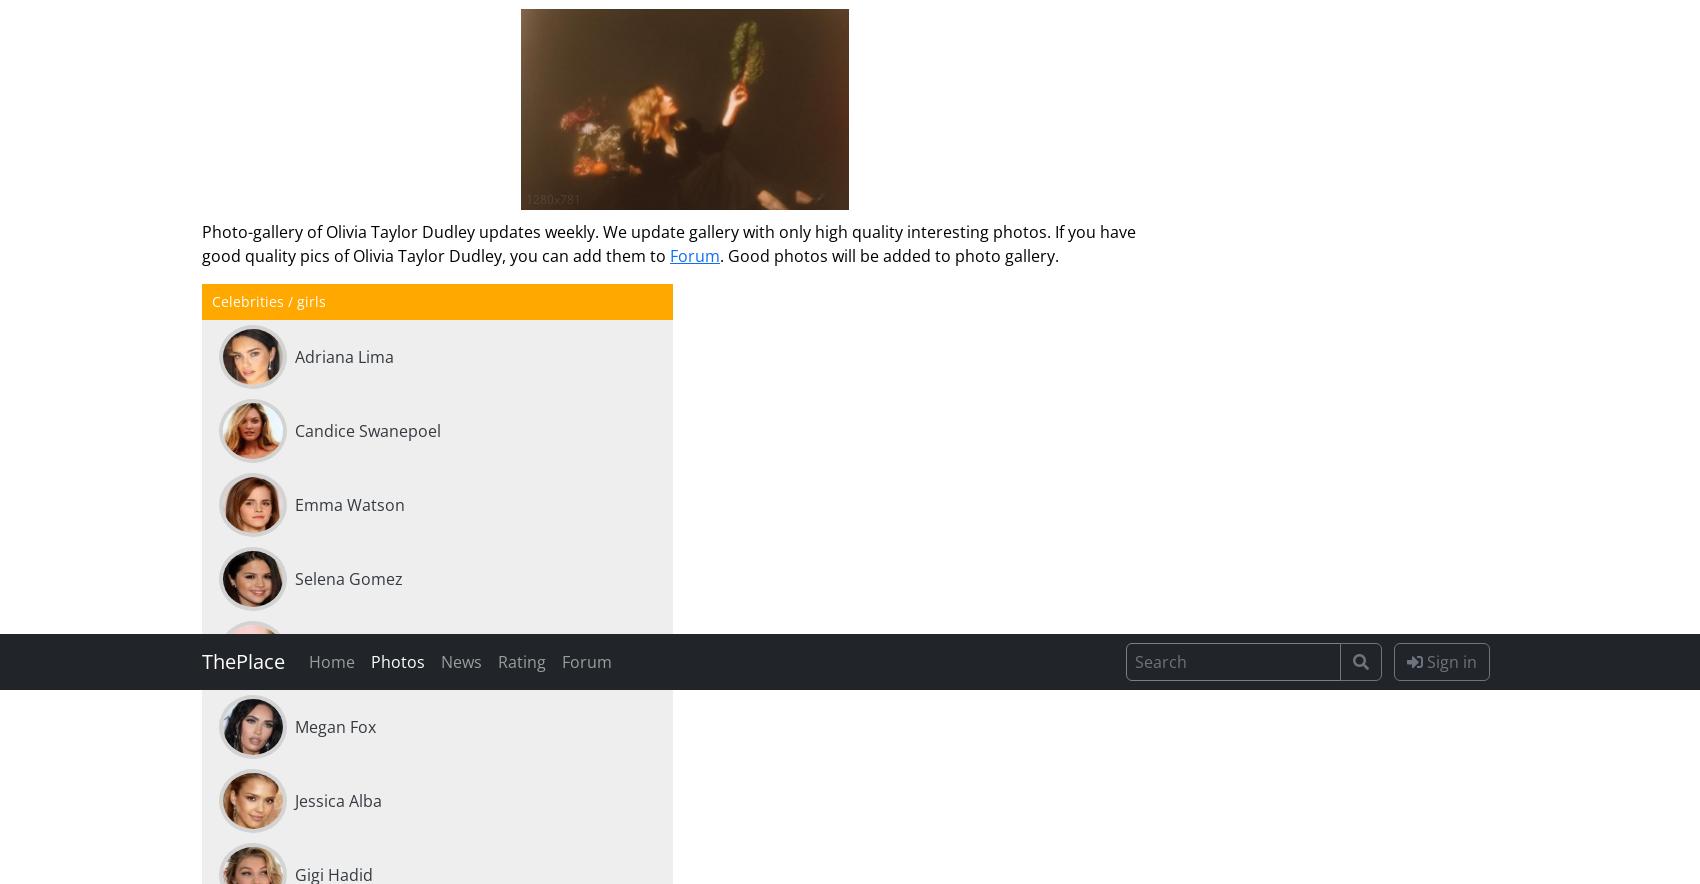 This screenshot has height=884, width=1700. Describe the element at coordinates (402, 457) in the screenshot. I see `'19 Oct 07:24'` at that location.